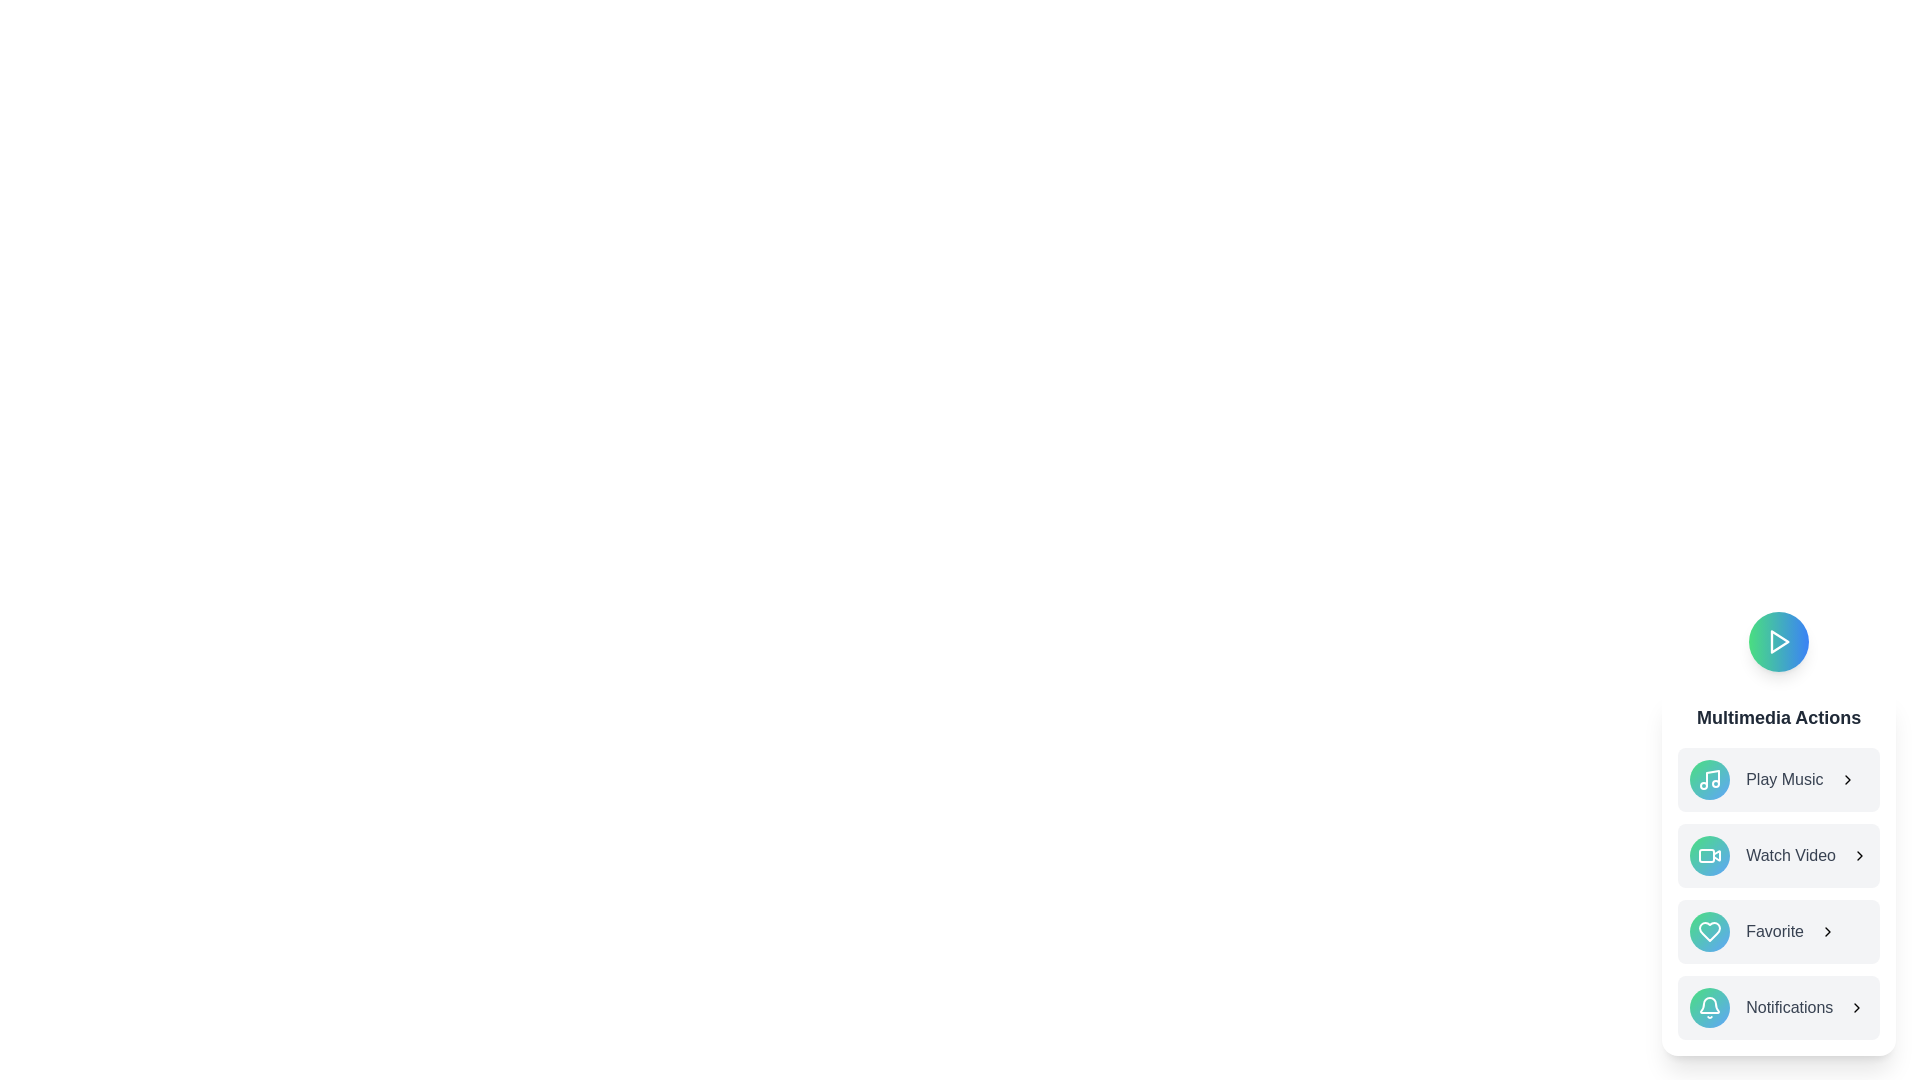  I want to click on the icon of the menu item labeled Notifications, so click(1709, 1007).